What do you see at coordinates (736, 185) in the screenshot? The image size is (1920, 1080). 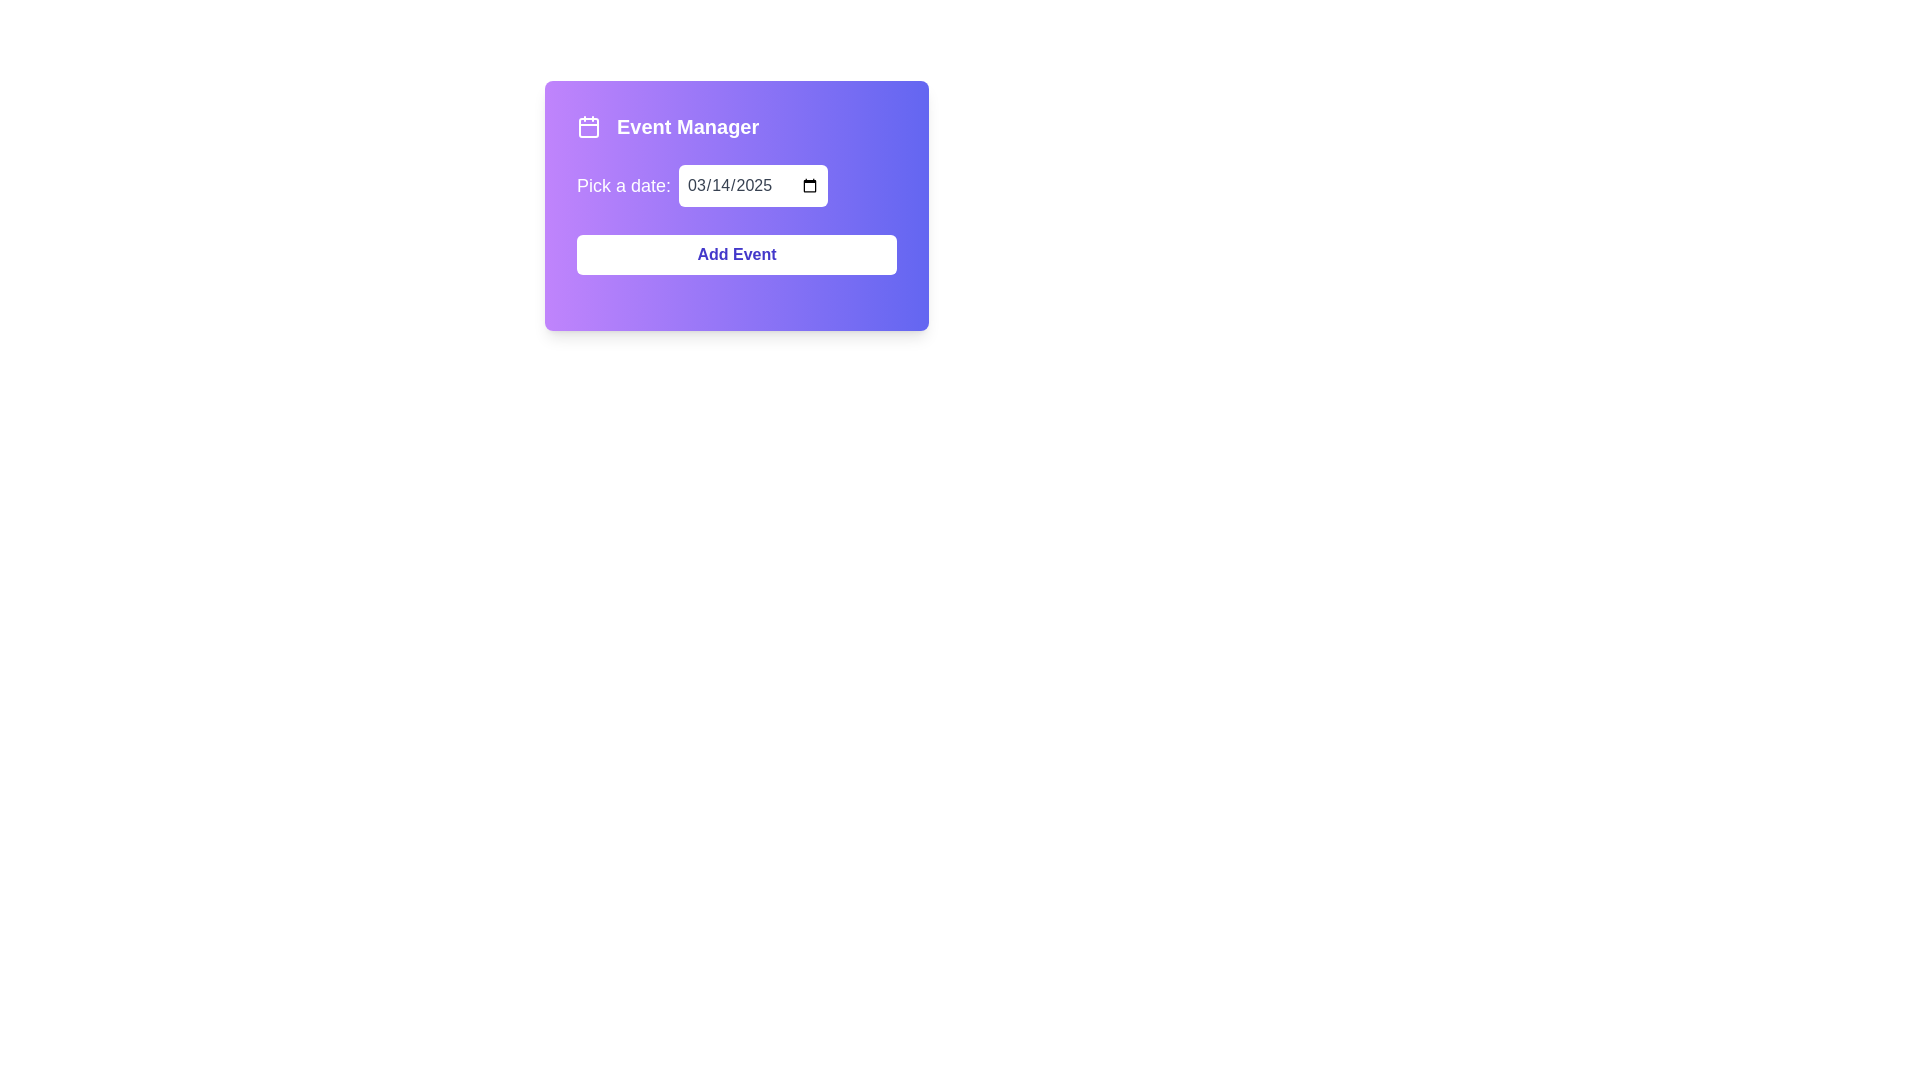 I see `the date input field in the Date Picker Input Group located beneath the 'Event Manager' title and above the 'Add Event' button to type a date` at bounding box center [736, 185].